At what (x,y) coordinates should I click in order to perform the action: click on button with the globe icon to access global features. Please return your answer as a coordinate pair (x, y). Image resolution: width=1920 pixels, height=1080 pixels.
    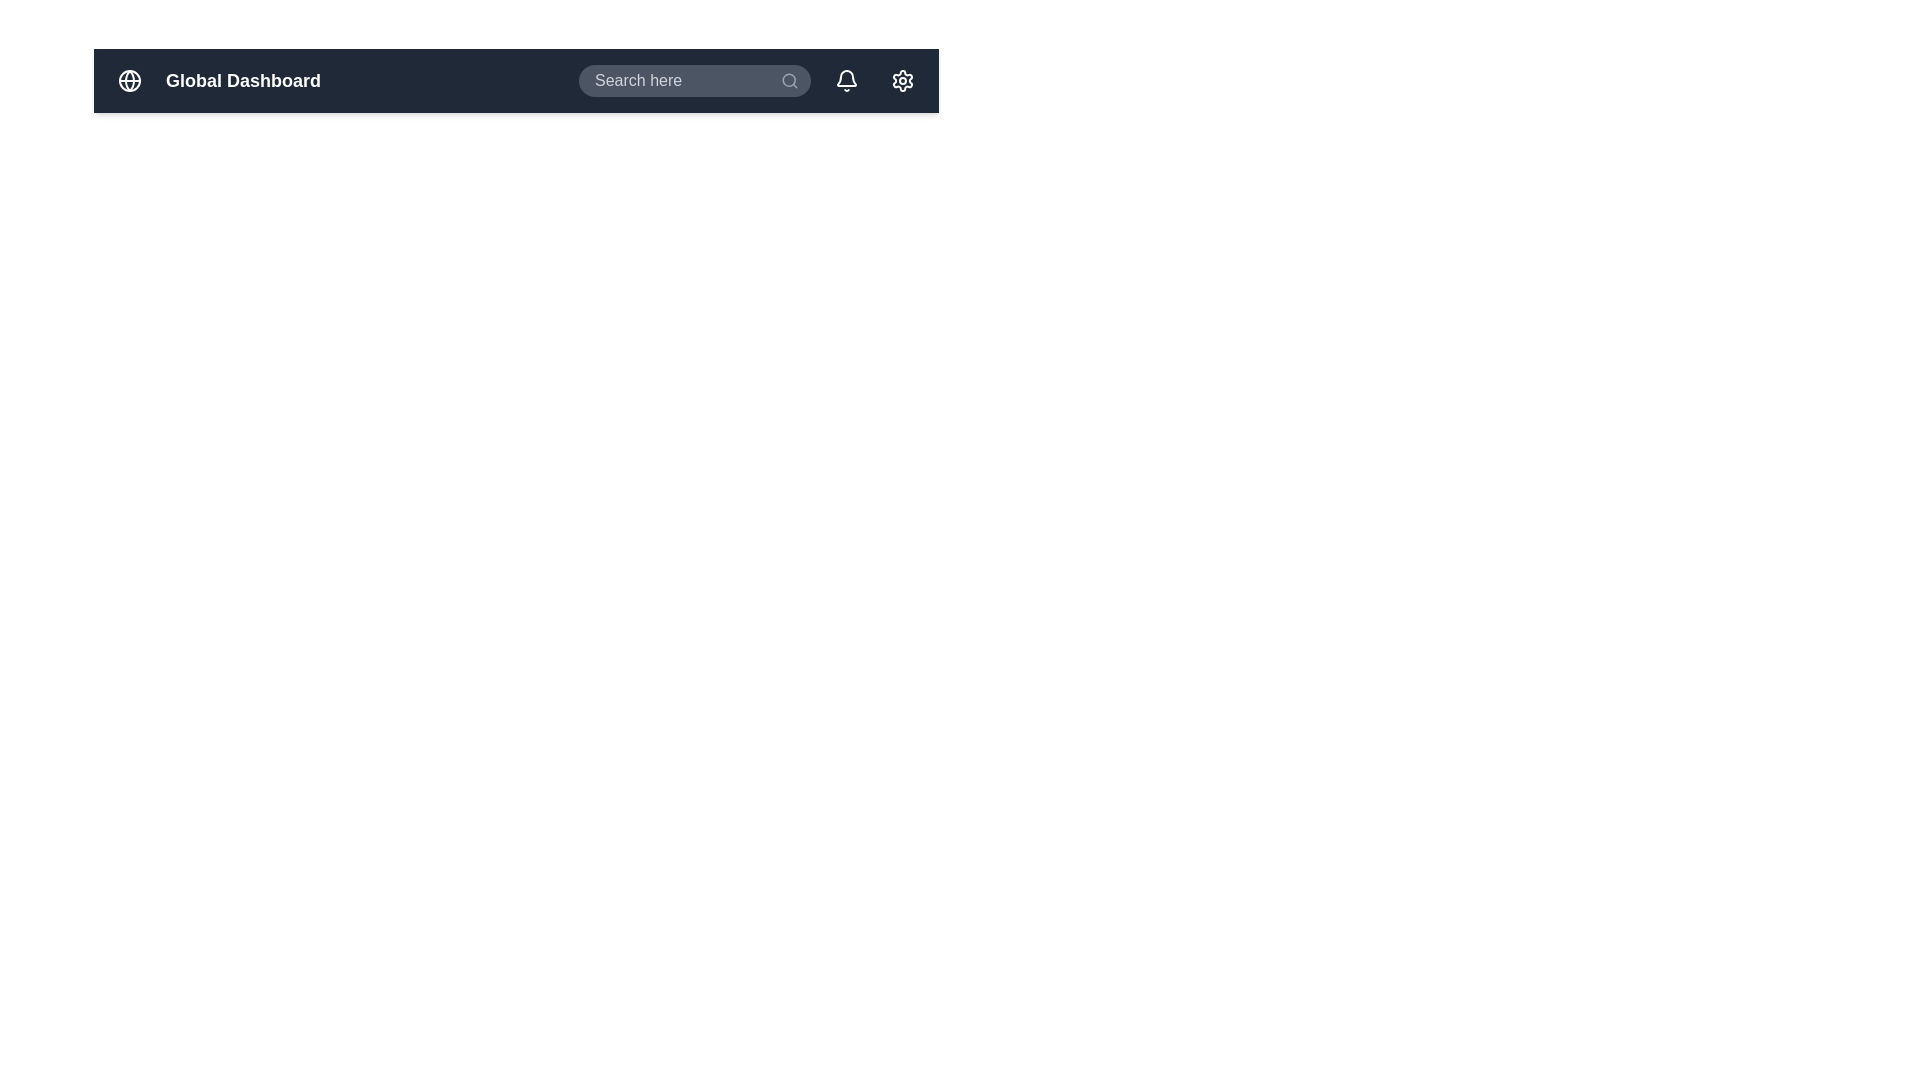
    Looking at the image, I should click on (128, 80).